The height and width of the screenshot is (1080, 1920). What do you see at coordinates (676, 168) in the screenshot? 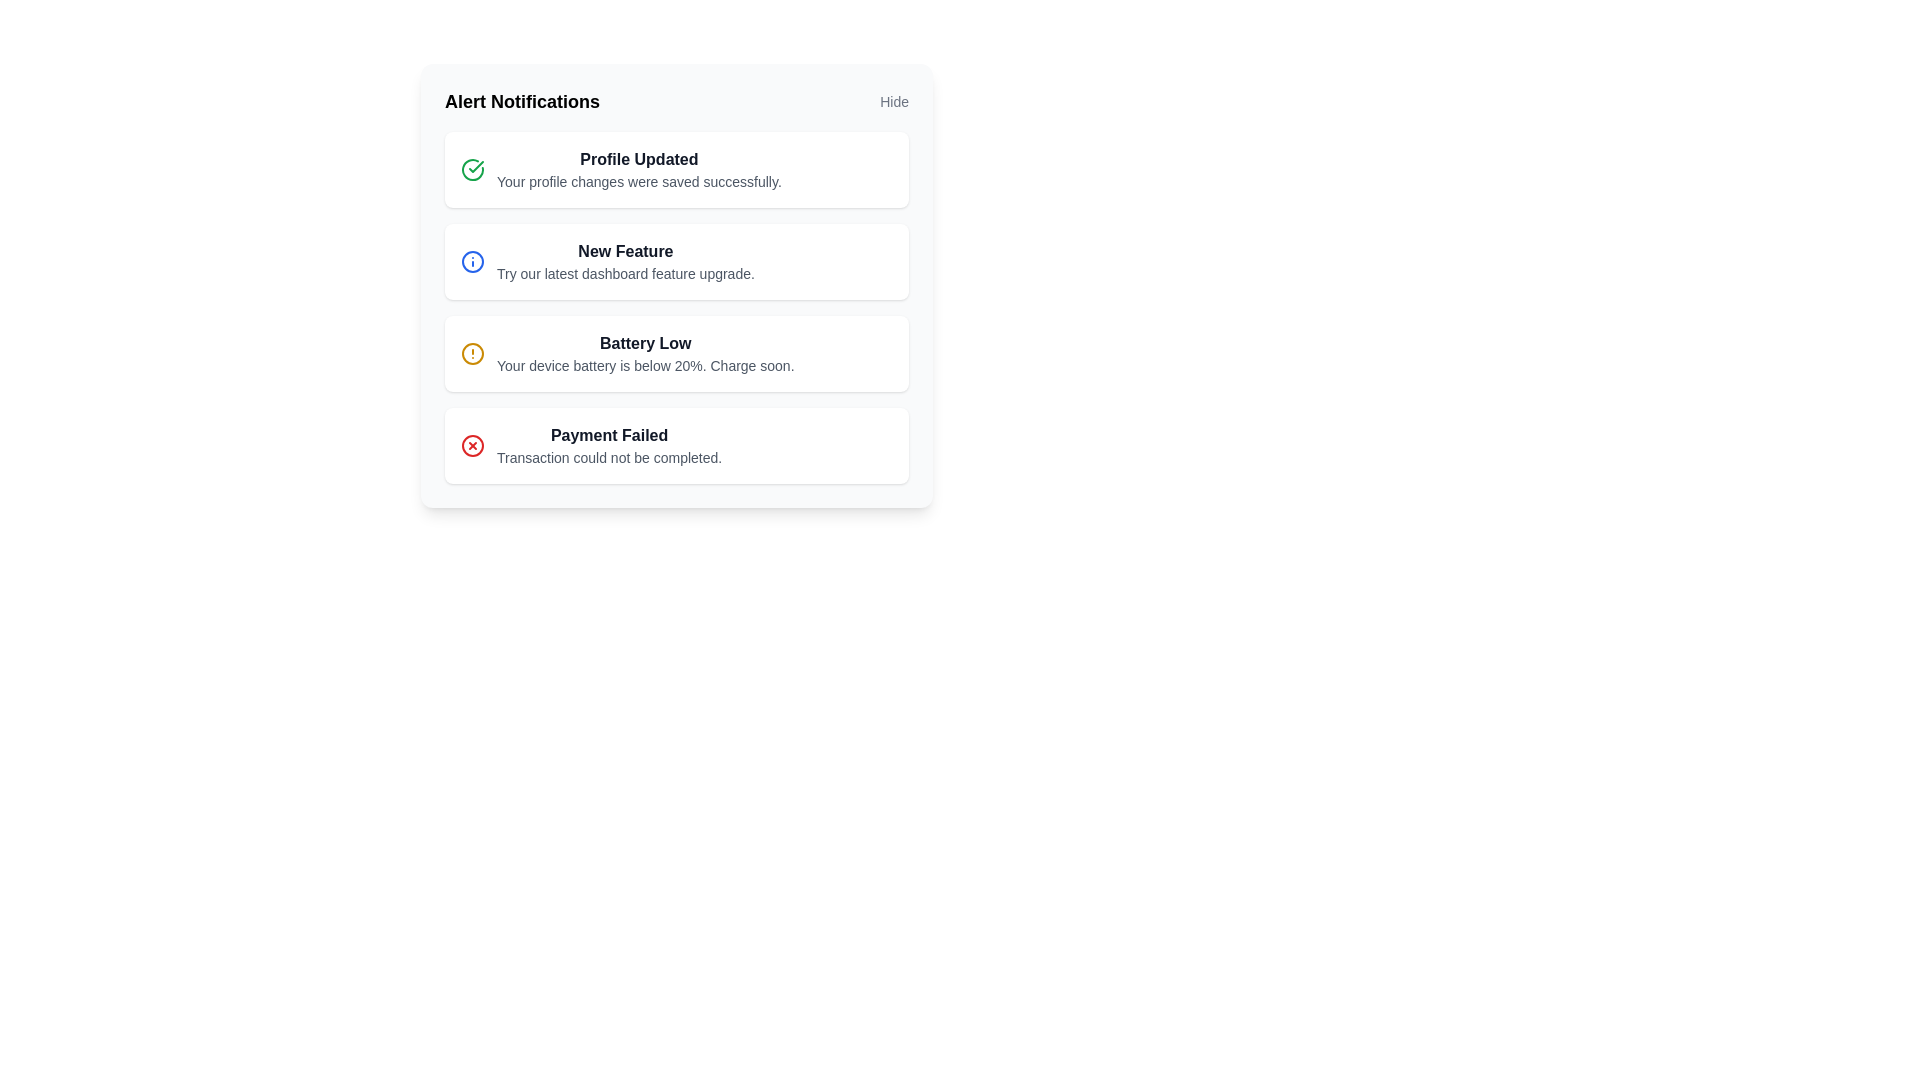
I see `the Notification card in the 'Alert Notifications' section, which indicates that profile changes have been saved successfully` at bounding box center [676, 168].